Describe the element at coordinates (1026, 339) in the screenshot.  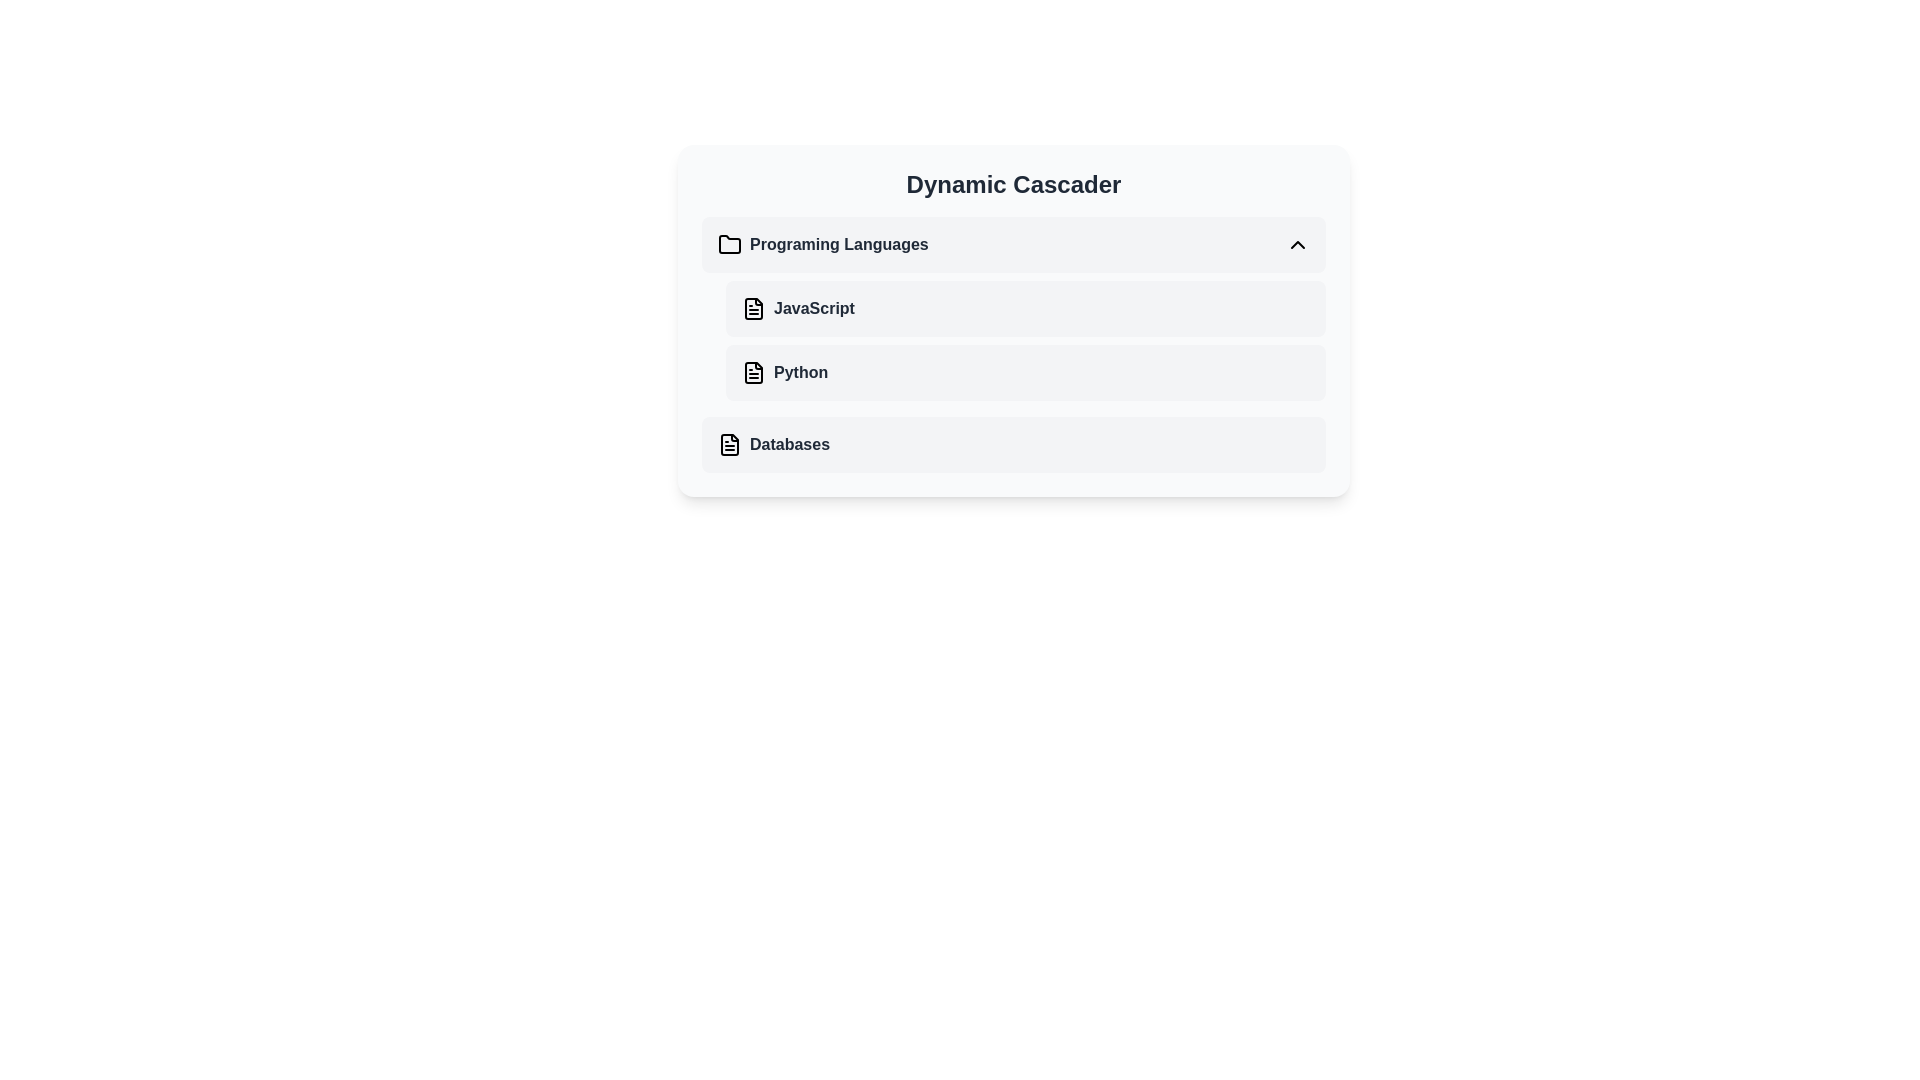
I see `the 'JavaScript' item in the Programming Languages list` at that location.